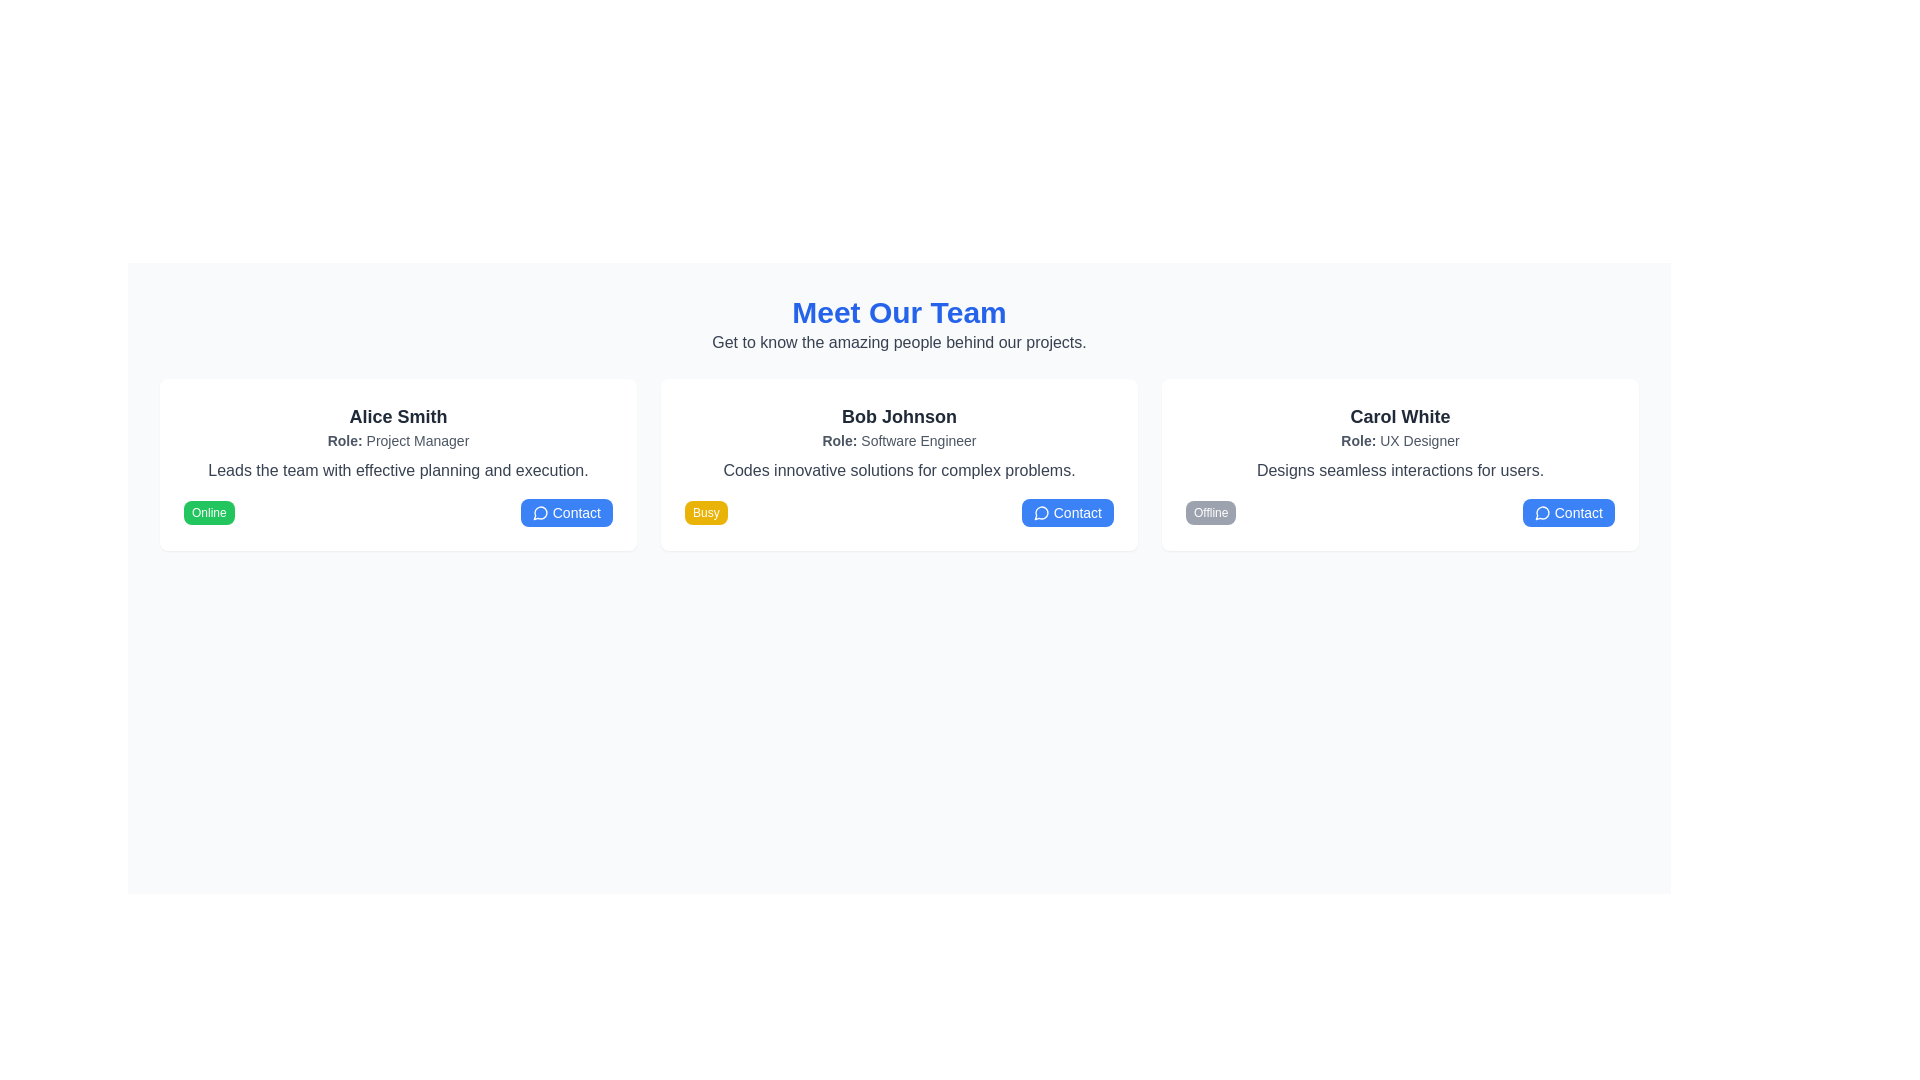  I want to click on the contact button located in the bottom-right corner of Alice Smith's profile card, just below the 'Online' status indicator, to initiate contact, so click(565, 512).